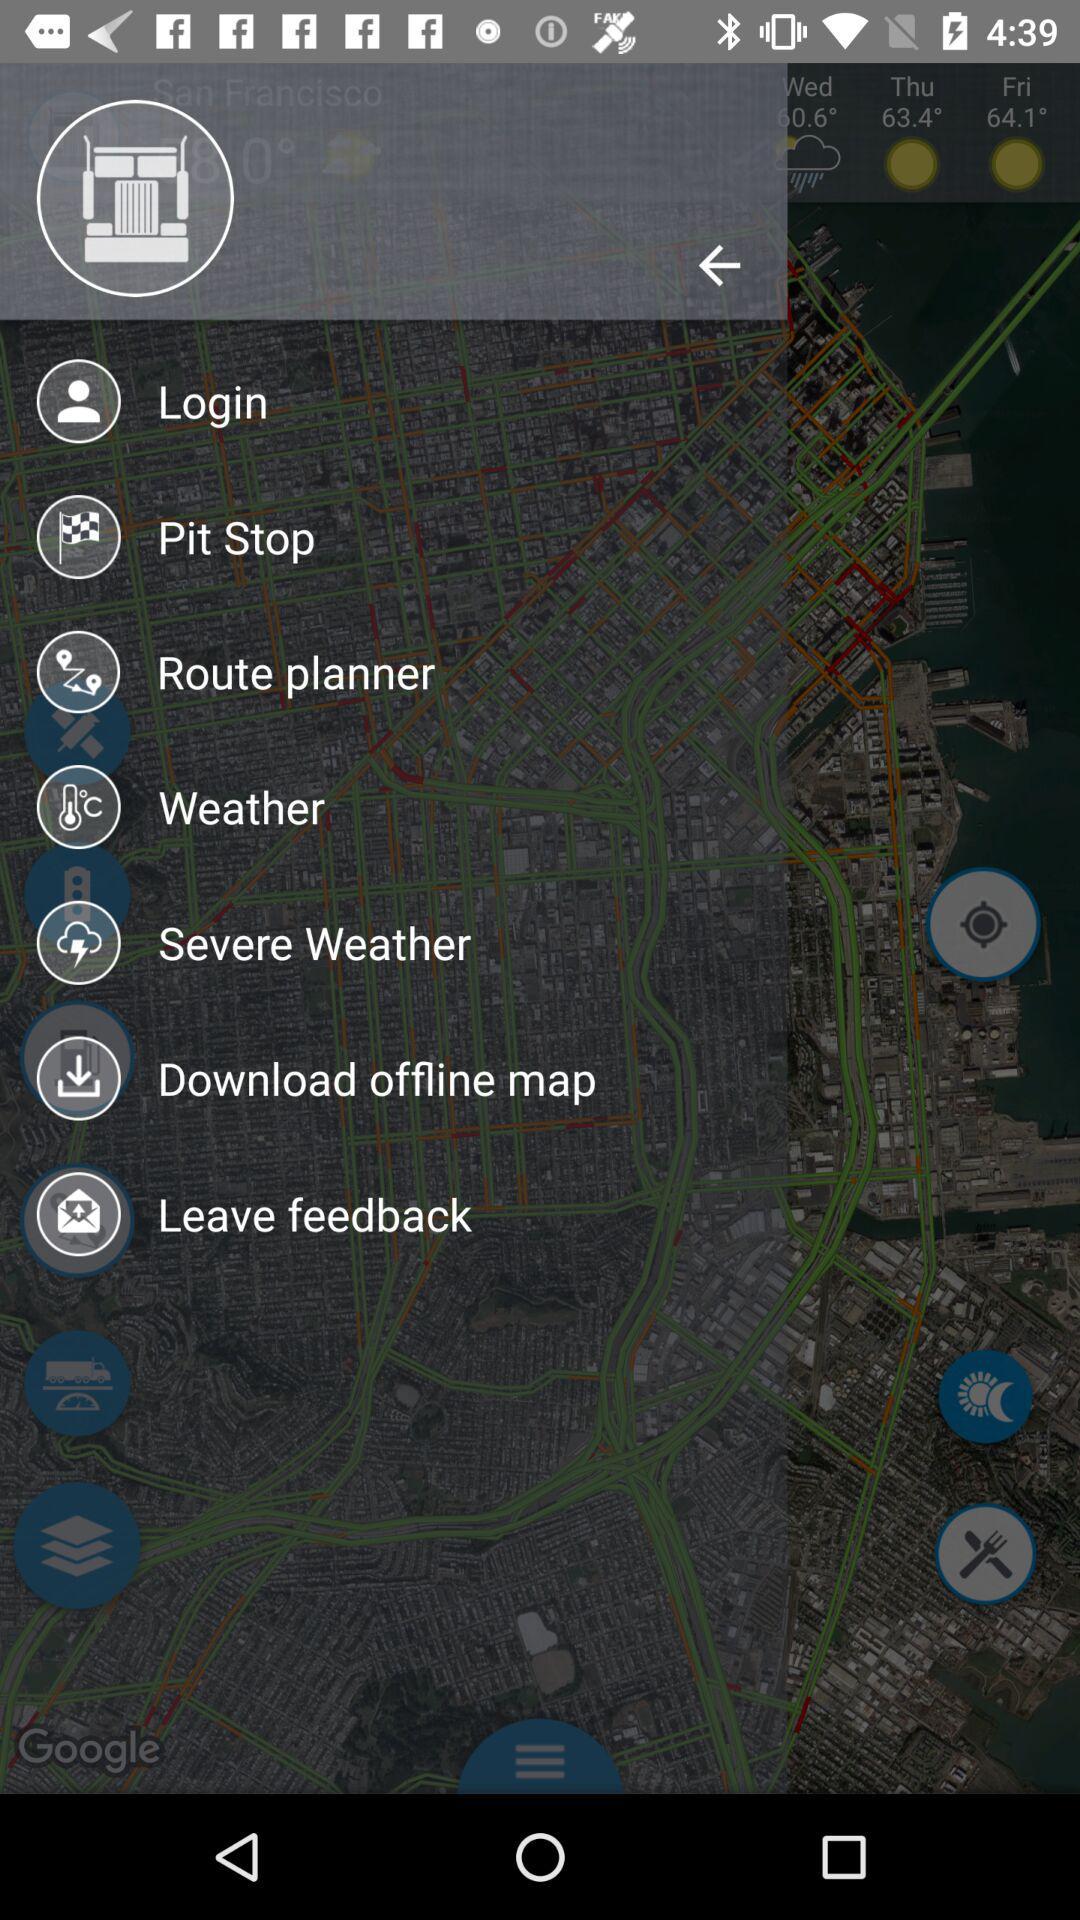 This screenshot has height=1920, width=1080. What do you see at coordinates (75, 1223) in the screenshot?
I see `the email icon` at bounding box center [75, 1223].